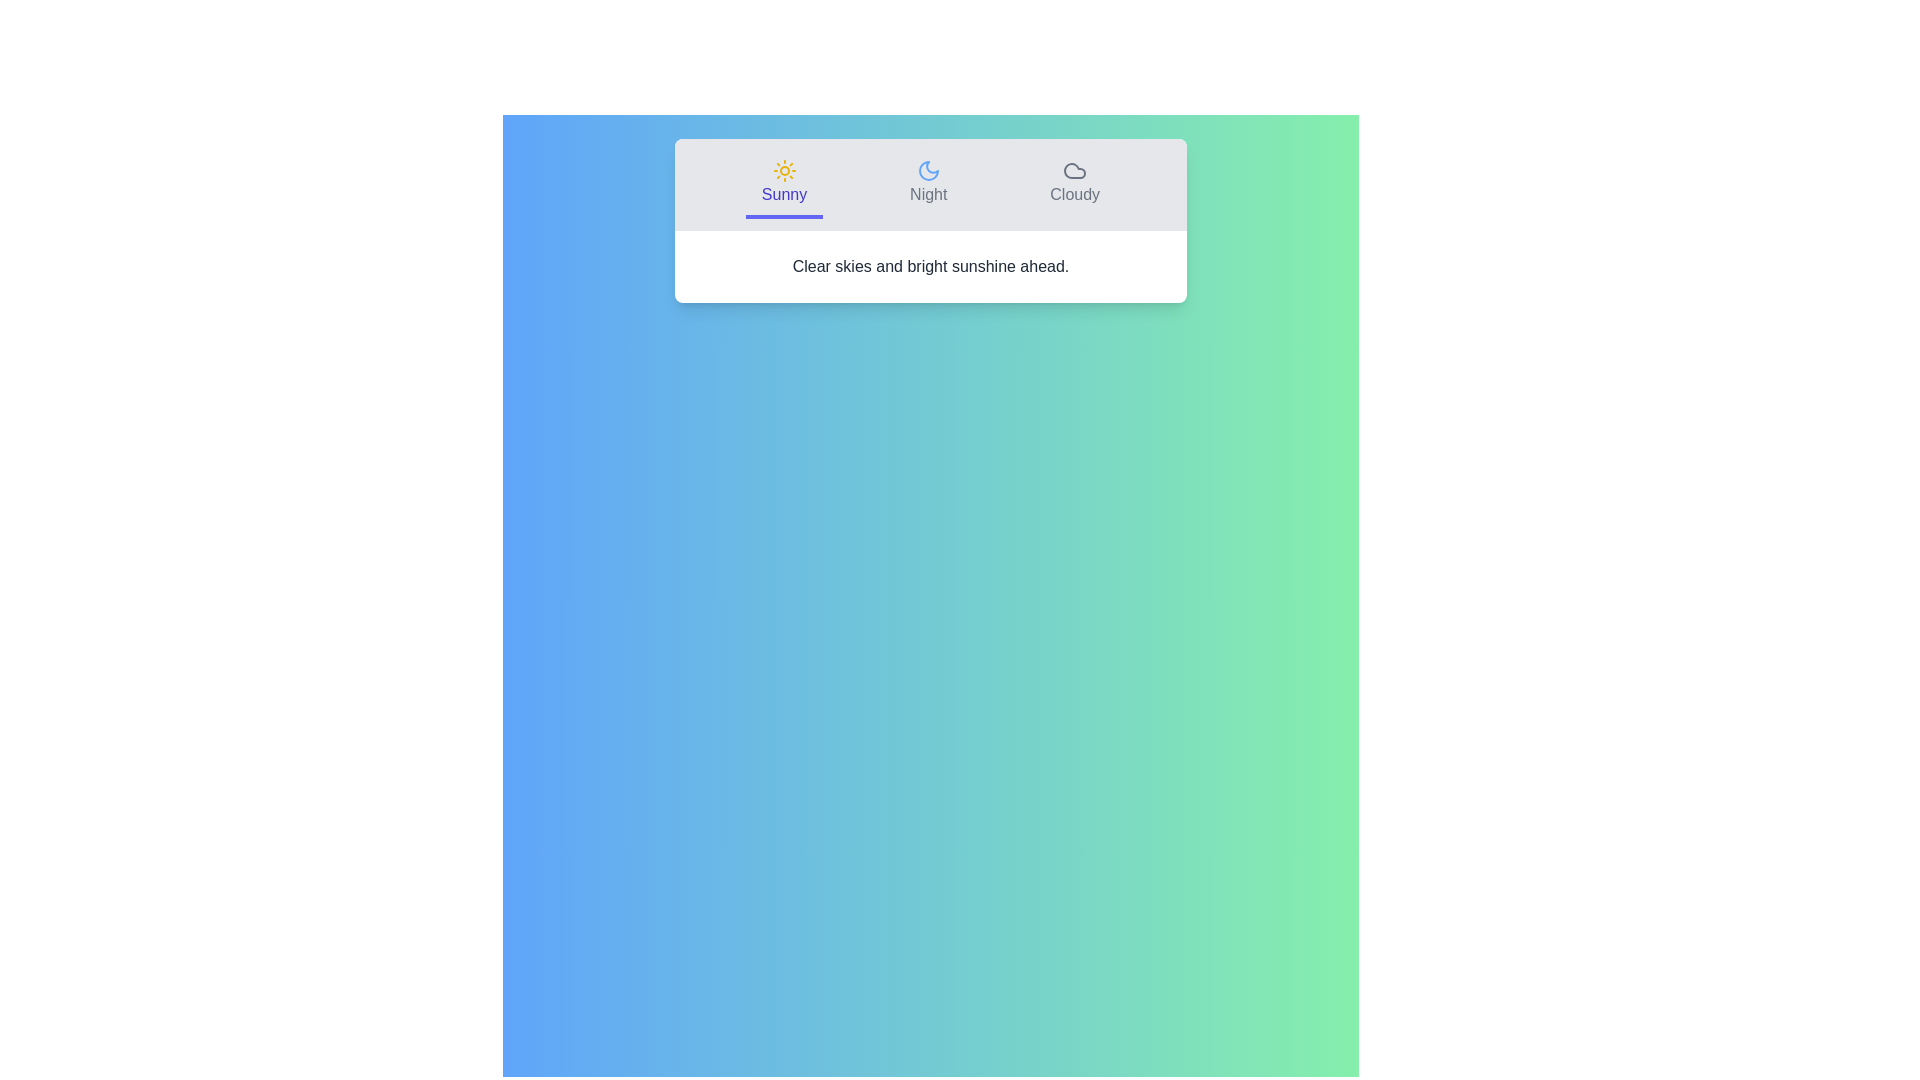 This screenshot has height=1080, width=1920. I want to click on the Sunny tab to select it, so click(783, 185).